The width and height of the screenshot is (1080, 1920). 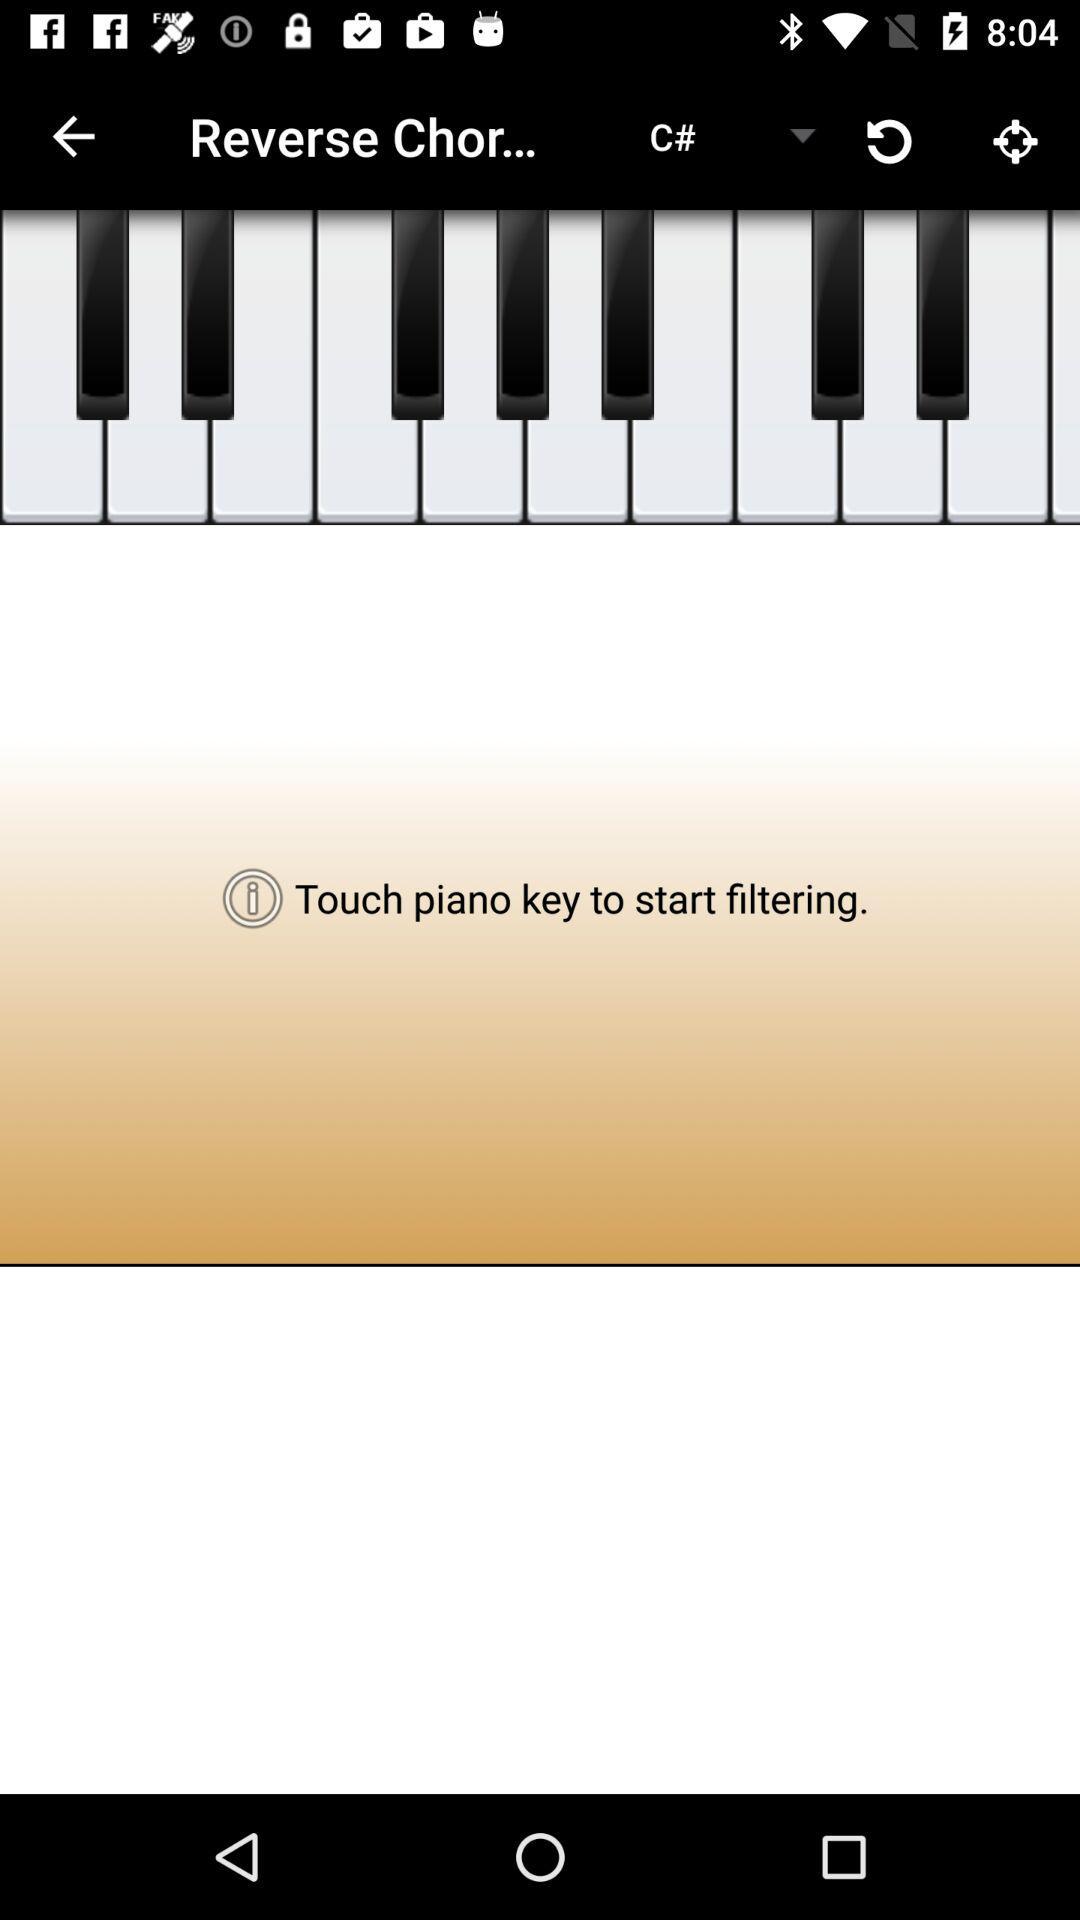 What do you see at coordinates (626, 314) in the screenshot?
I see `icon below the c#` at bounding box center [626, 314].